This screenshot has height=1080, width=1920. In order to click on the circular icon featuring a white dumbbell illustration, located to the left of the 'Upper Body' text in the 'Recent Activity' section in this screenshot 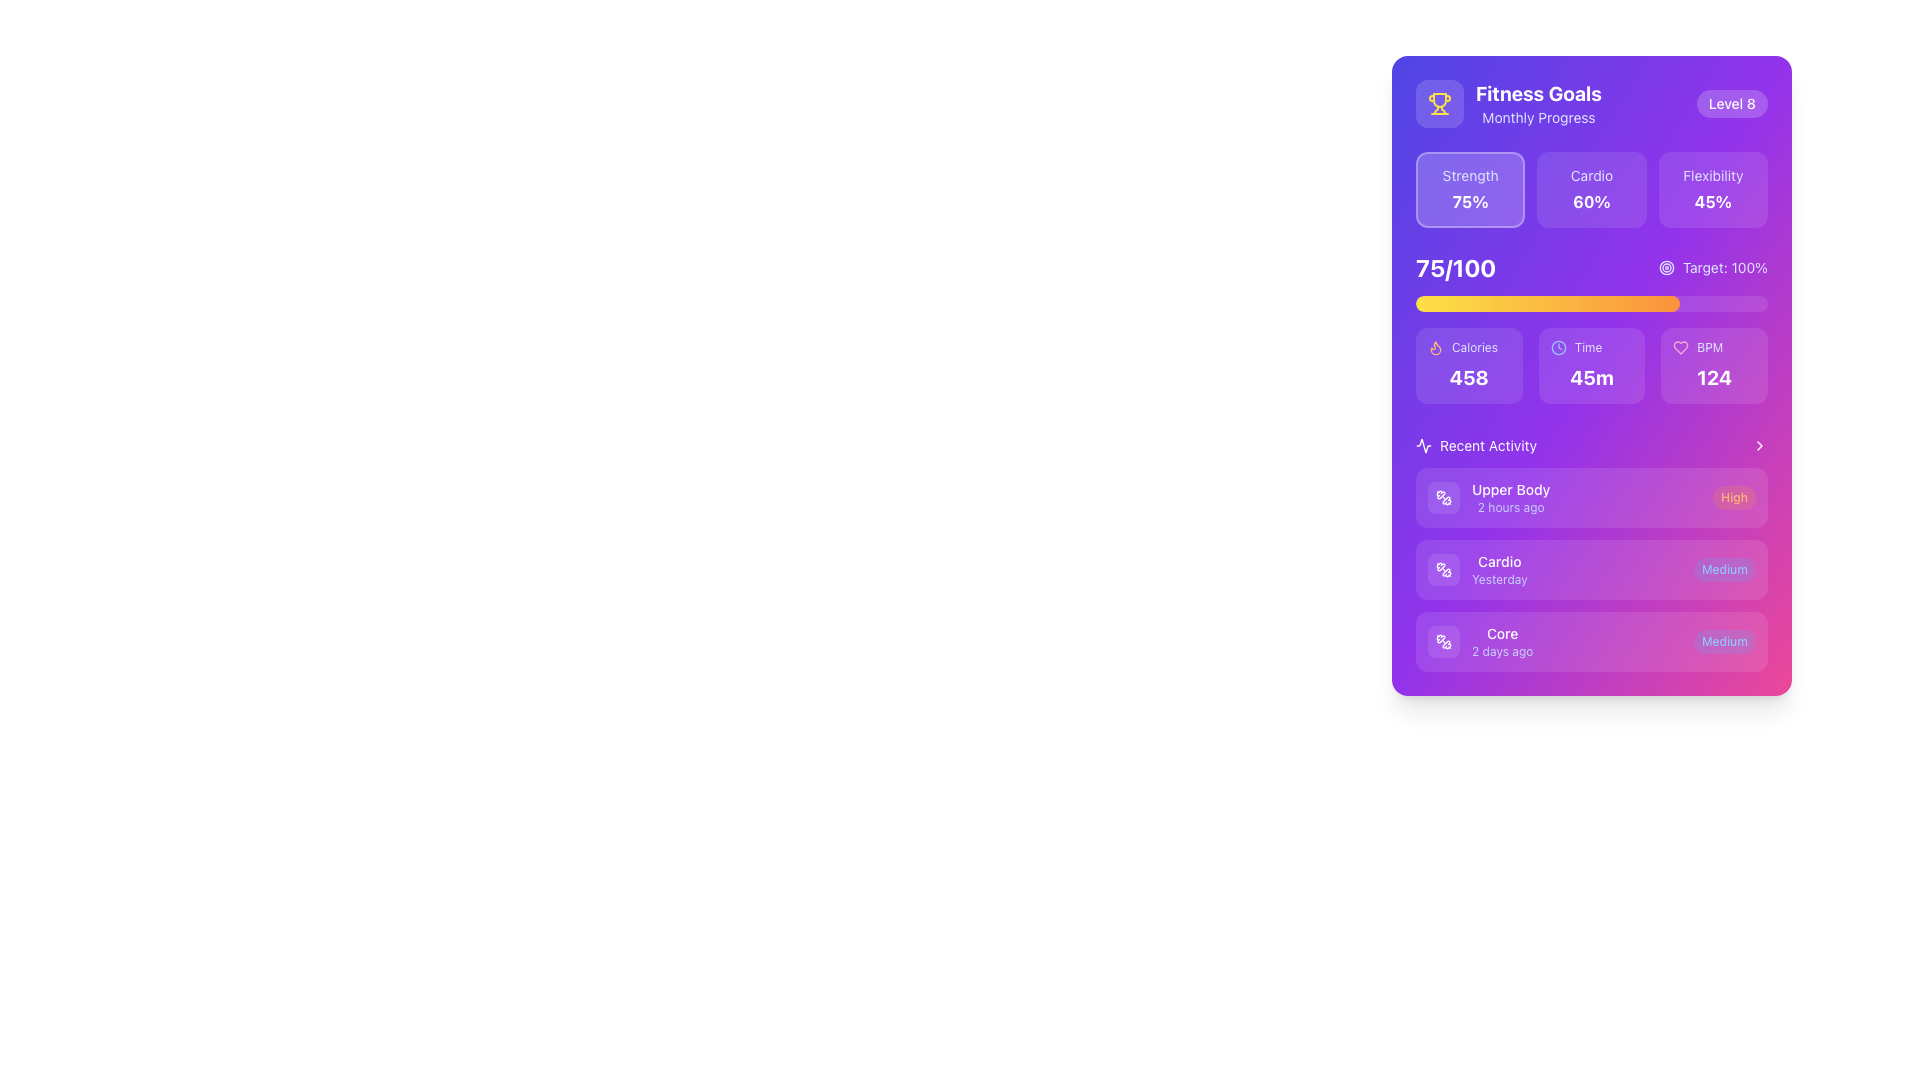, I will do `click(1444, 496)`.